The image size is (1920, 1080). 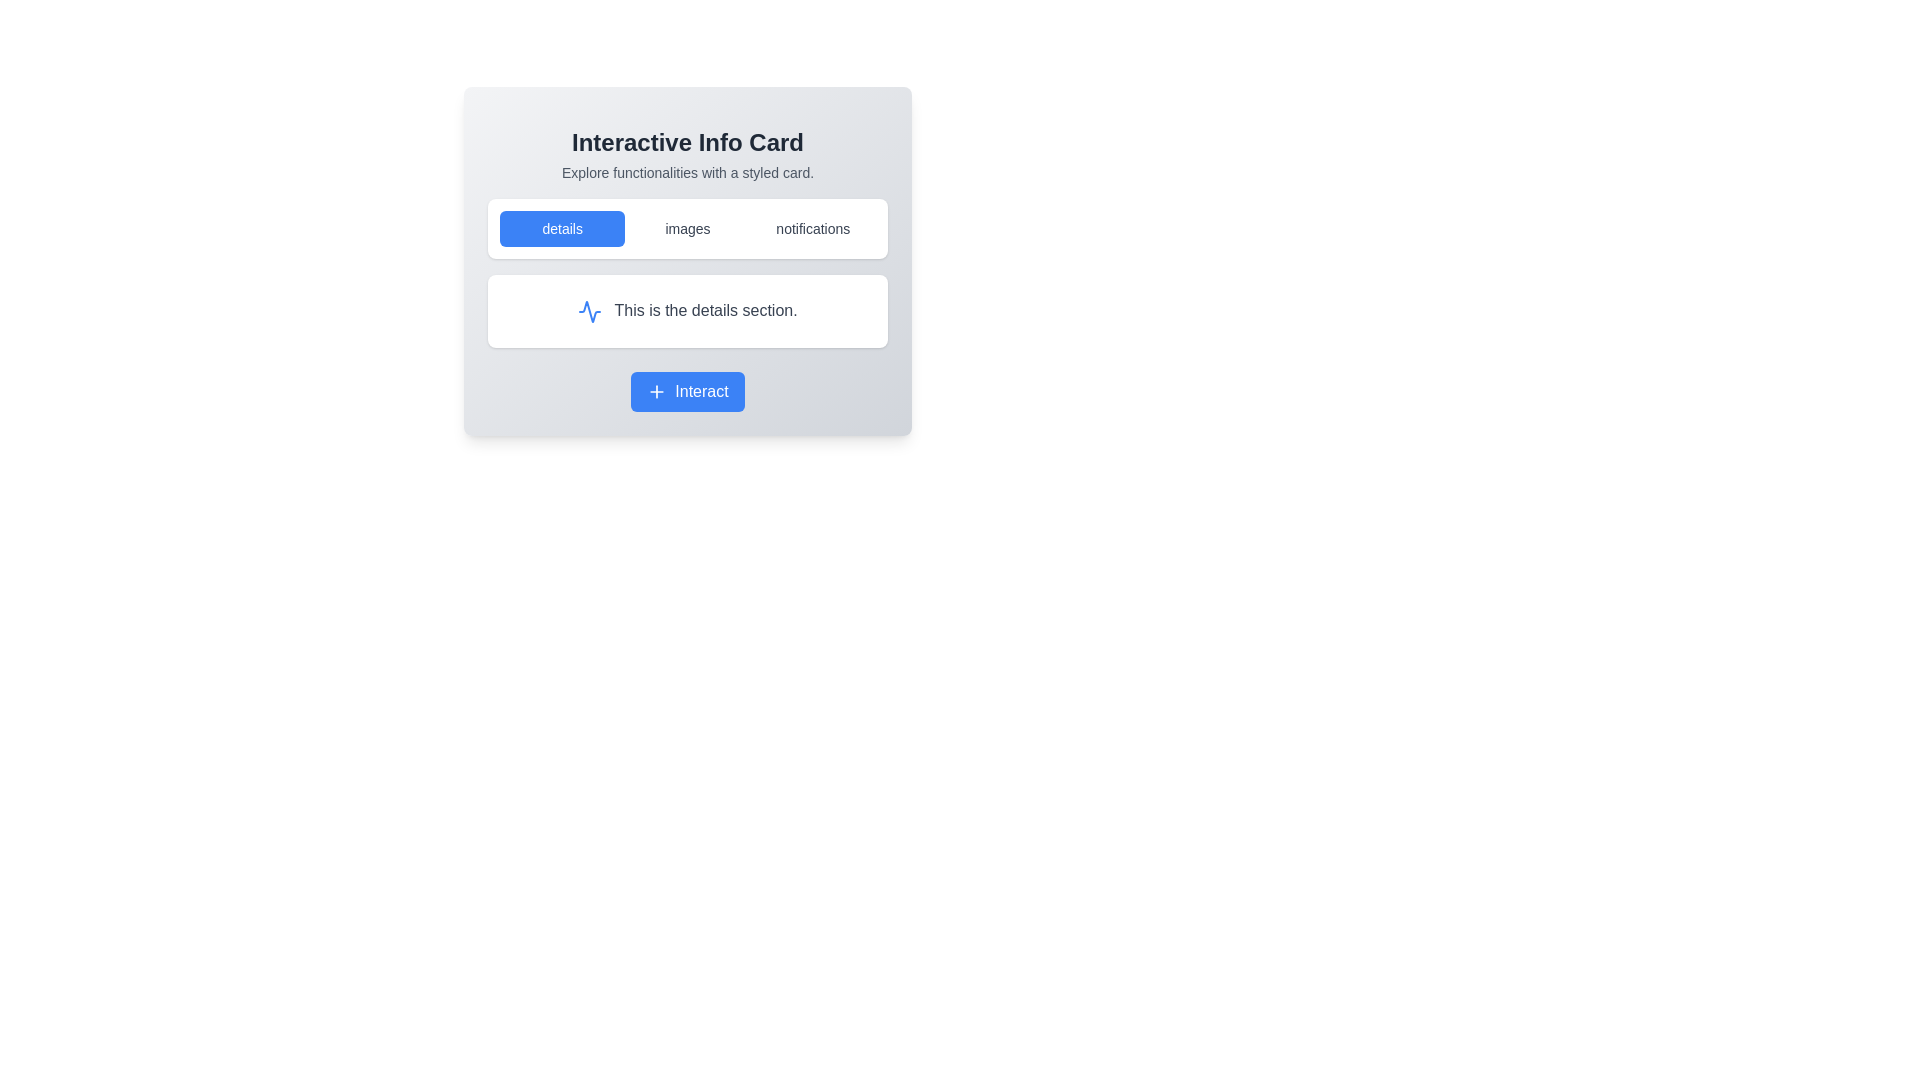 I want to click on text content of the 'Interactive Info Card' label, which is styled prominently in a large bold font and displayed at the top-center of the card-like section, so click(x=687, y=141).